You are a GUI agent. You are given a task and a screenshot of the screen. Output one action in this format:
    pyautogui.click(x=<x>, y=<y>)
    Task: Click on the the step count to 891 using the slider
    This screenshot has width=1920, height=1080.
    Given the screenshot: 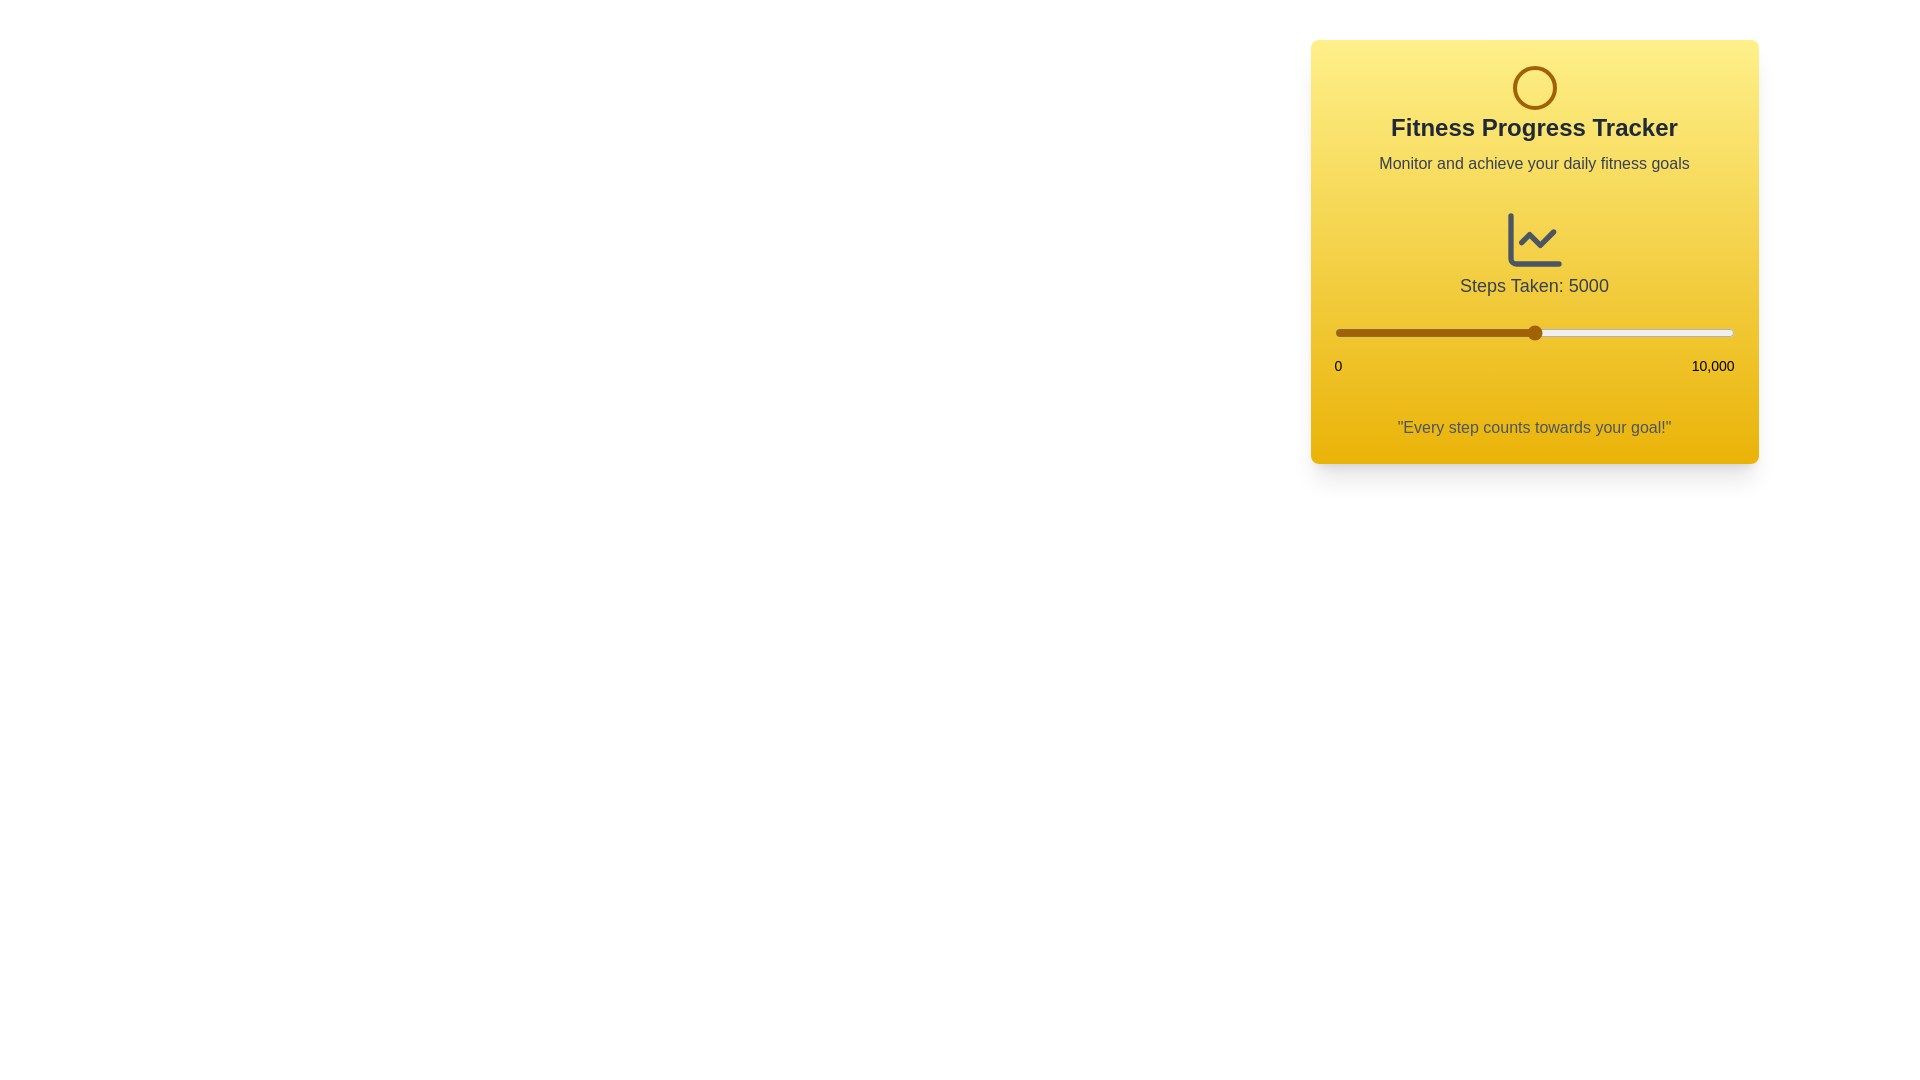 What is the action you would take?
    pyautogui.click(x=1369, y=331)
    